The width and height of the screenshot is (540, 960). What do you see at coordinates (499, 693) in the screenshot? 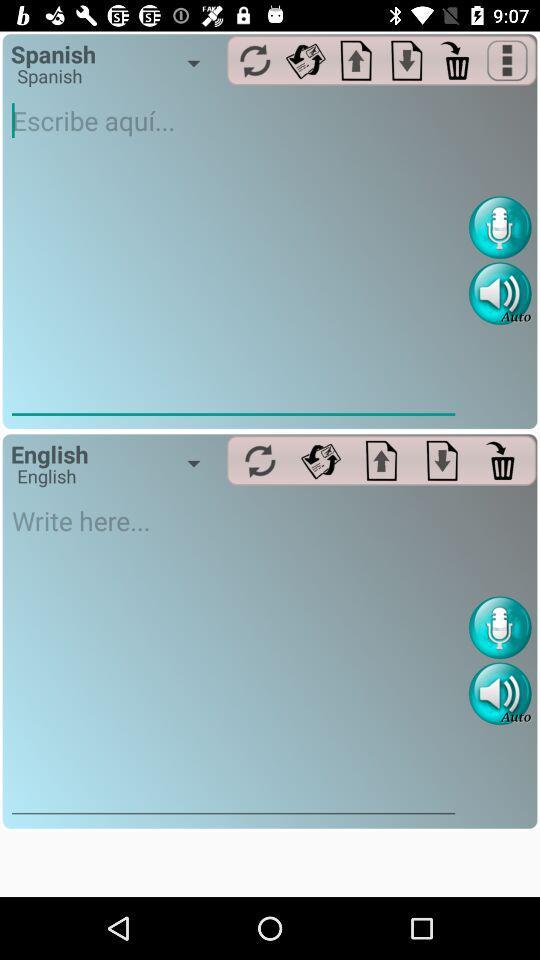
I see `the volume icon` at bounding box center [499, 693].